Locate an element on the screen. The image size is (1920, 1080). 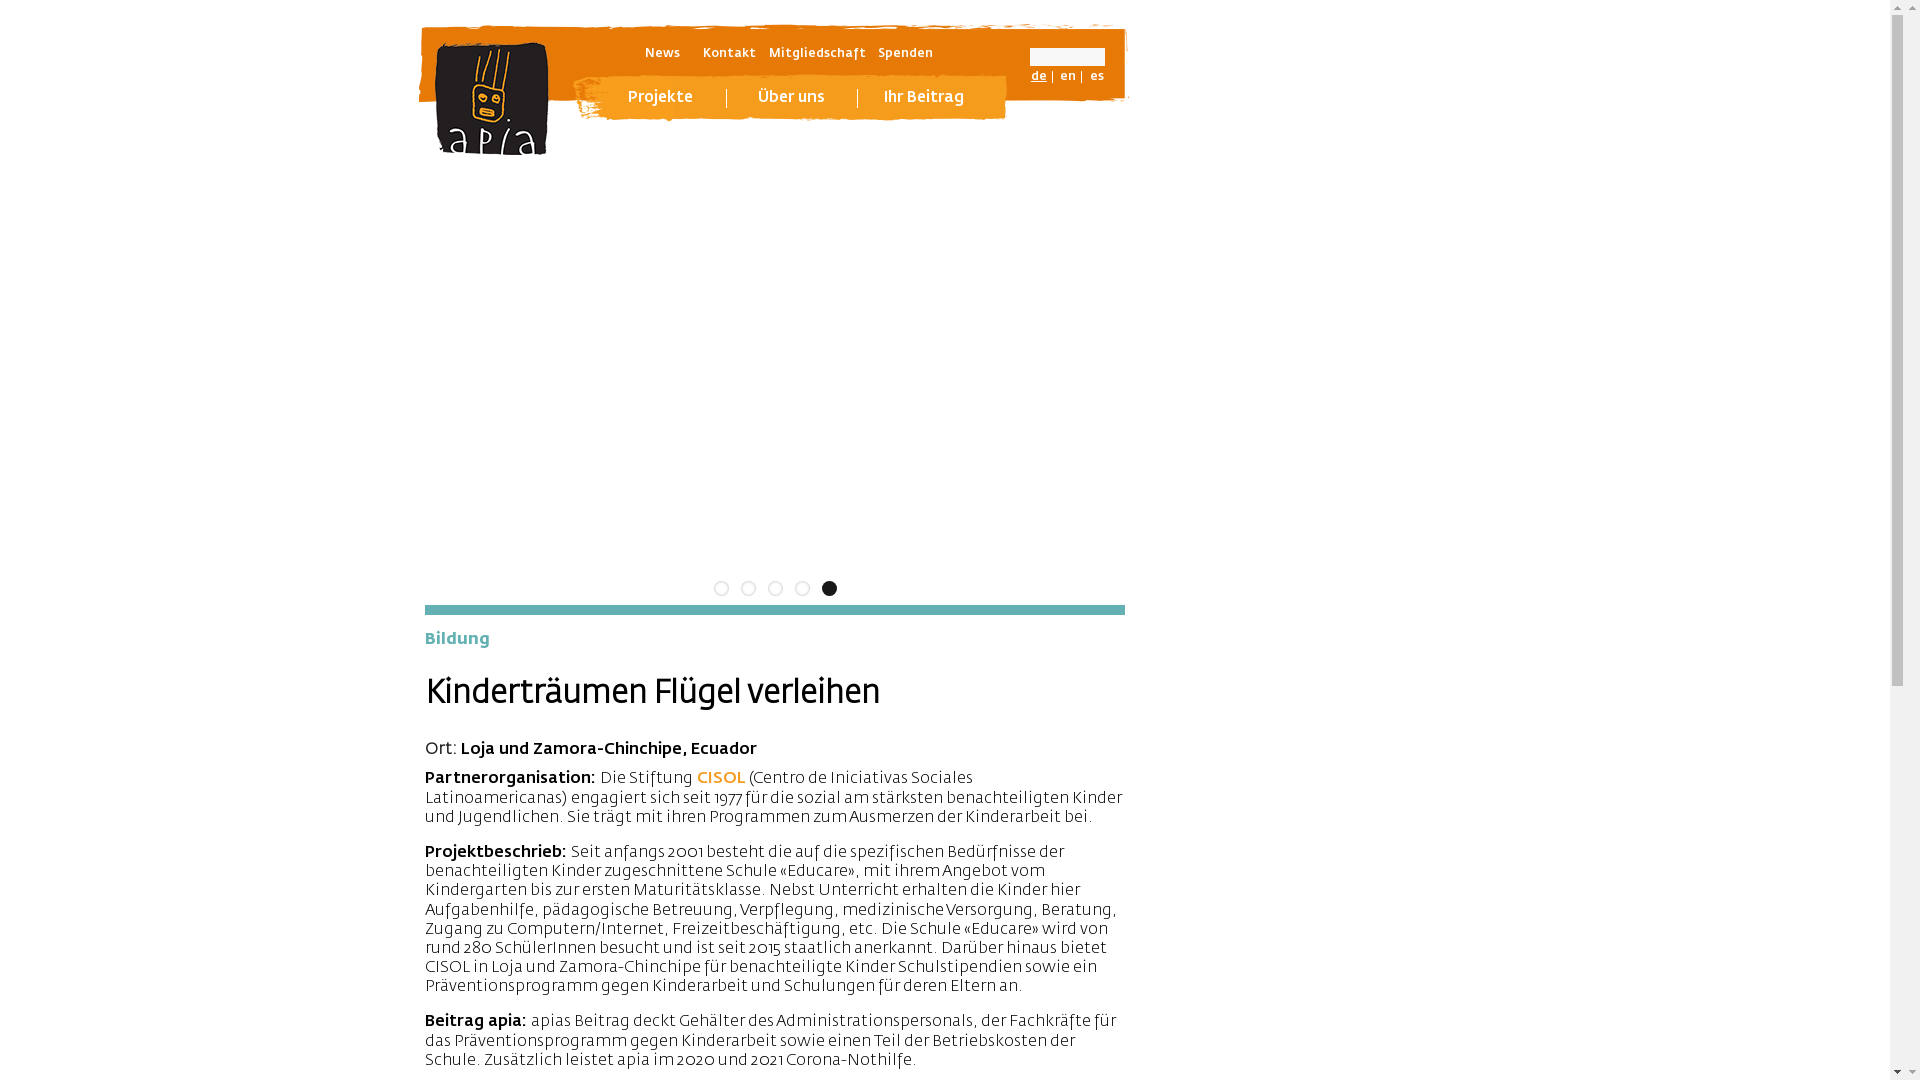
'Ihr Beitrag' is located at coordinates (923, 97).